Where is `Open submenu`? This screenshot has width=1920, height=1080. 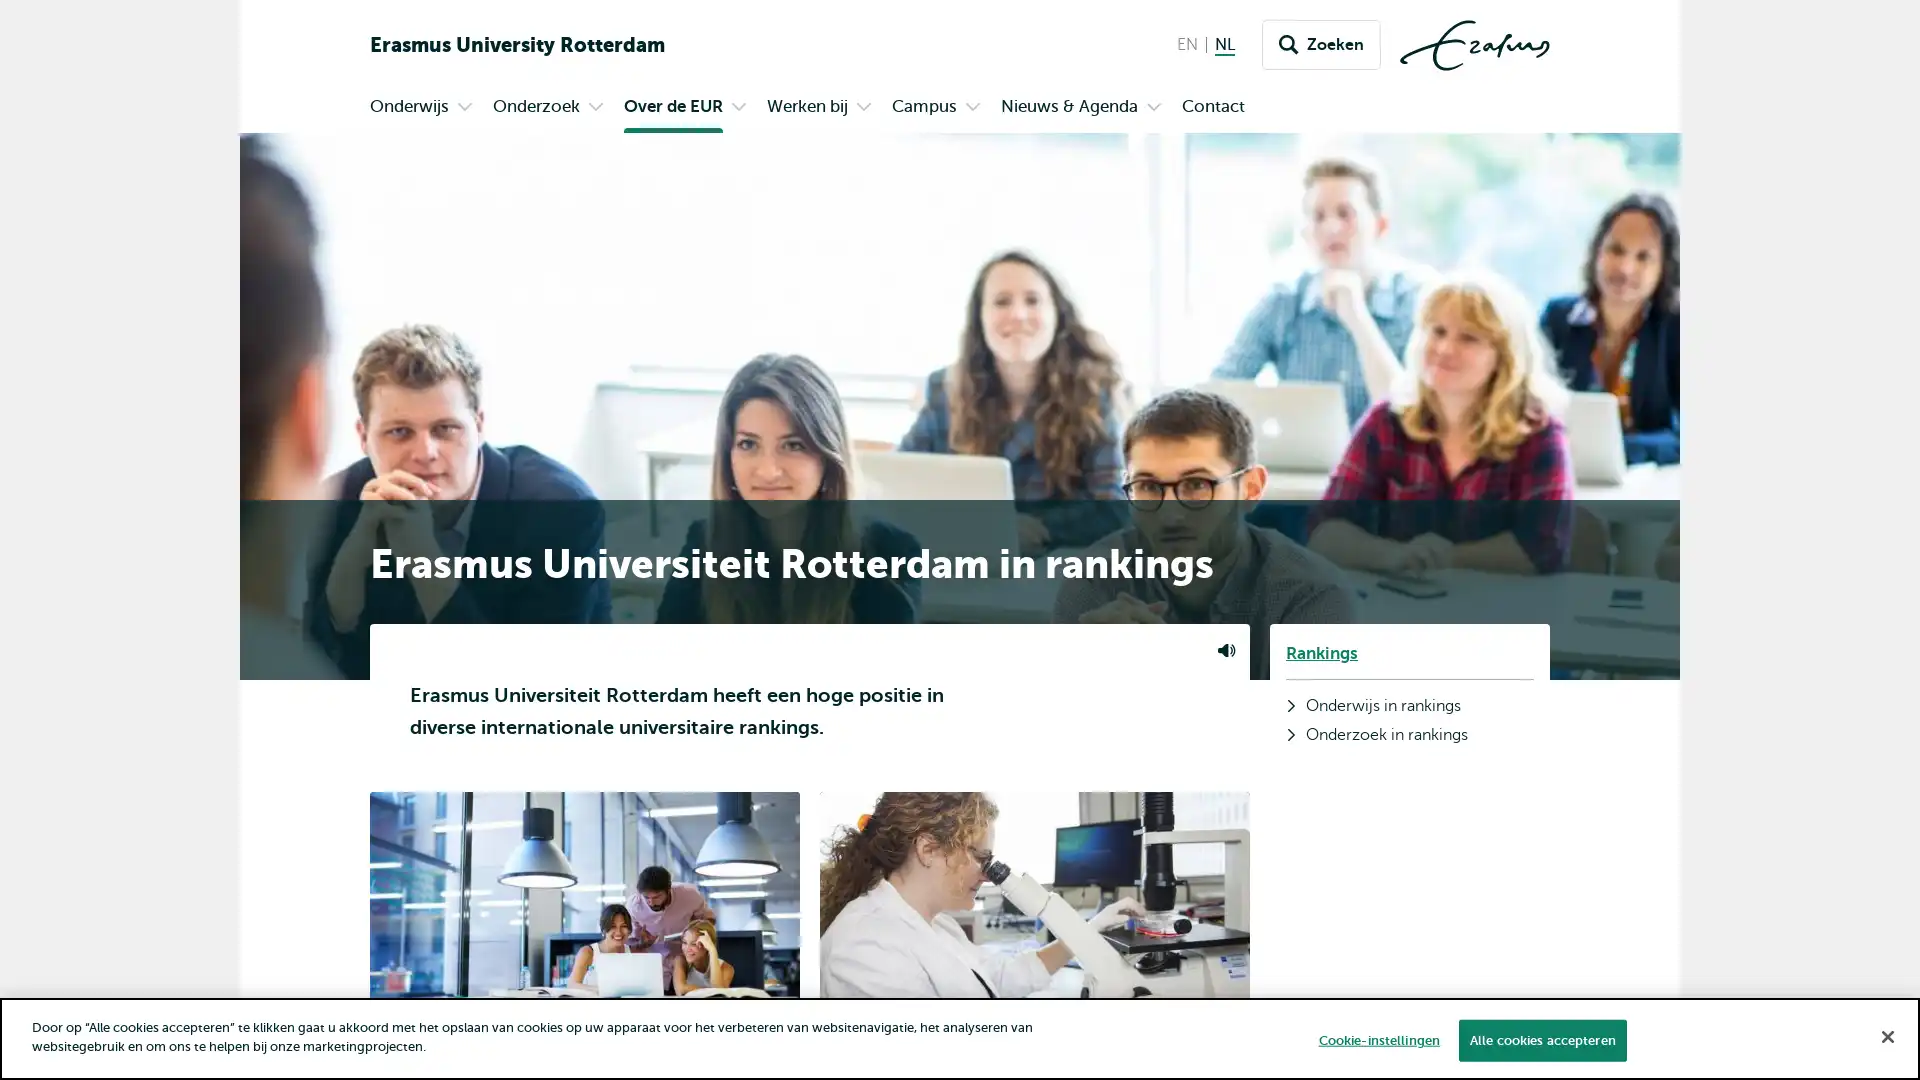
Open submenu is located at coordinates (464, 108).